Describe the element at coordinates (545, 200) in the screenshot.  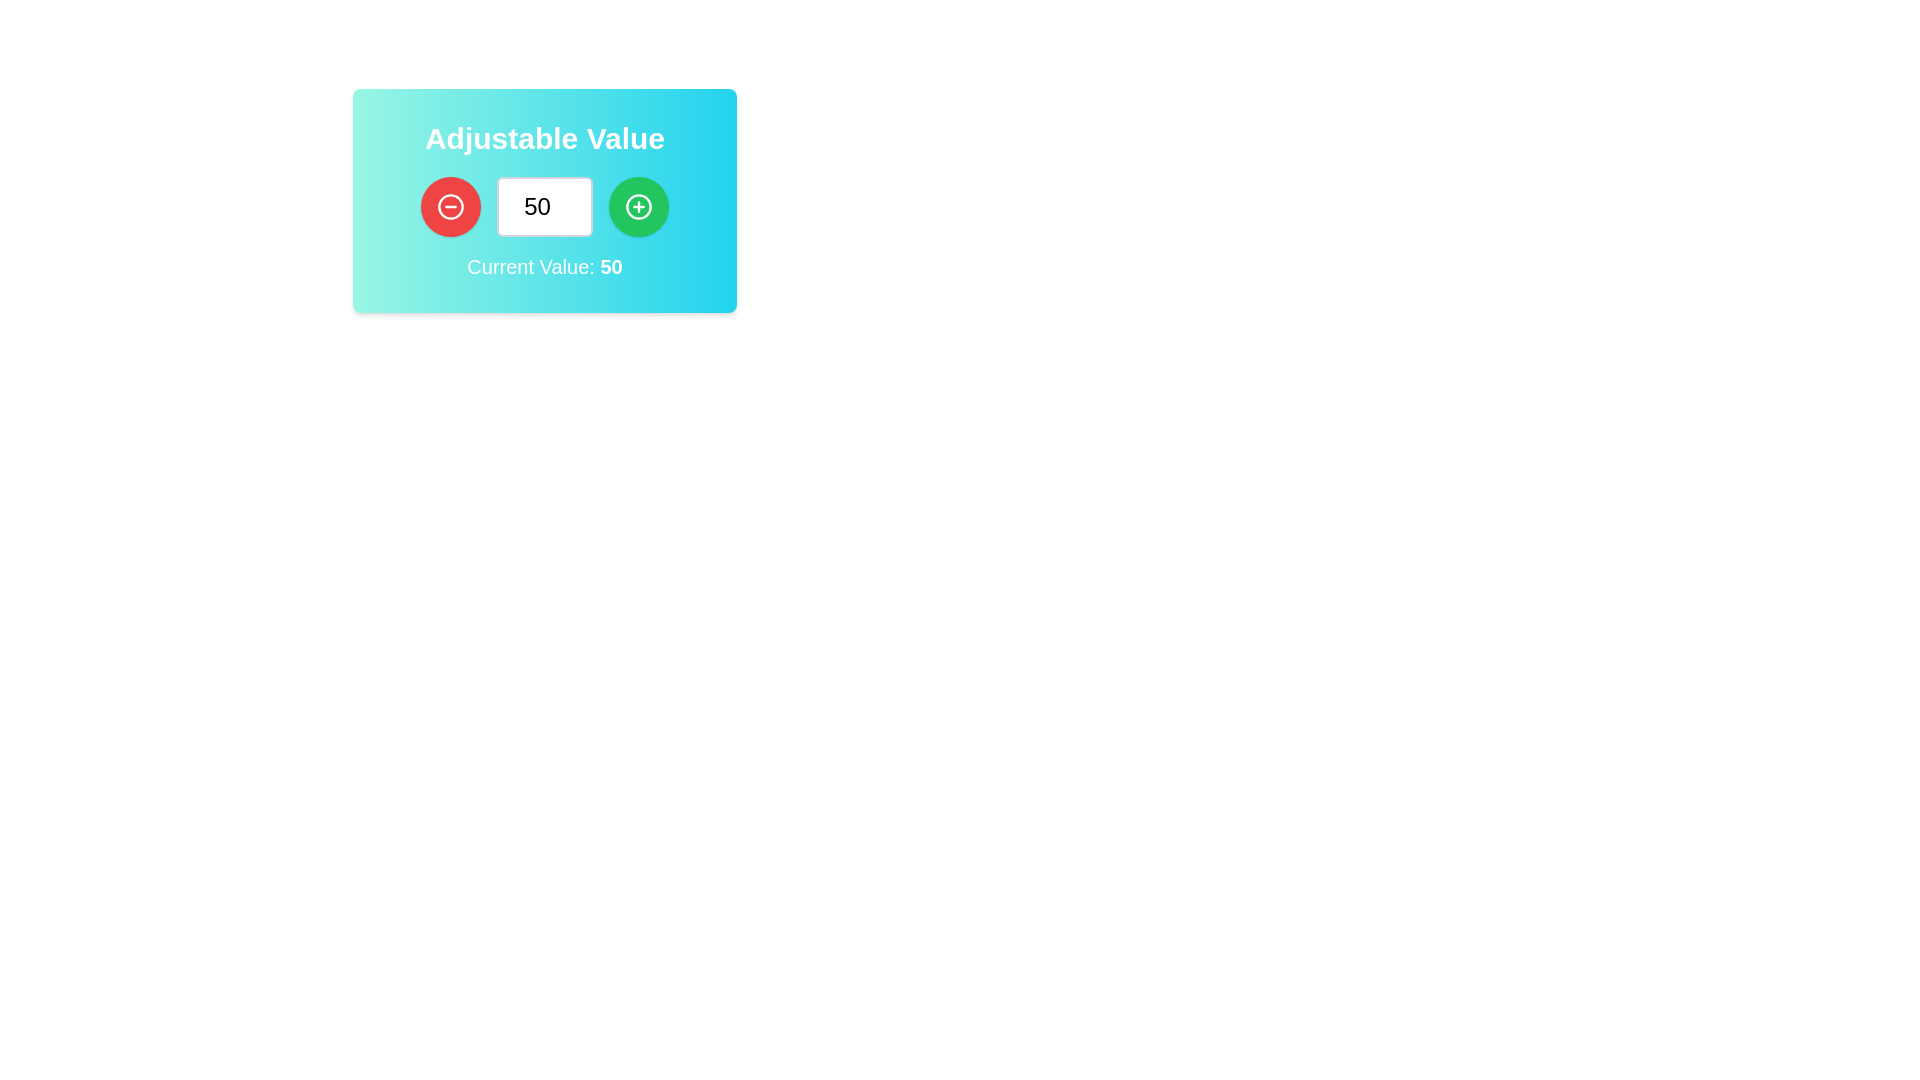
I see `the mouse` at that location.